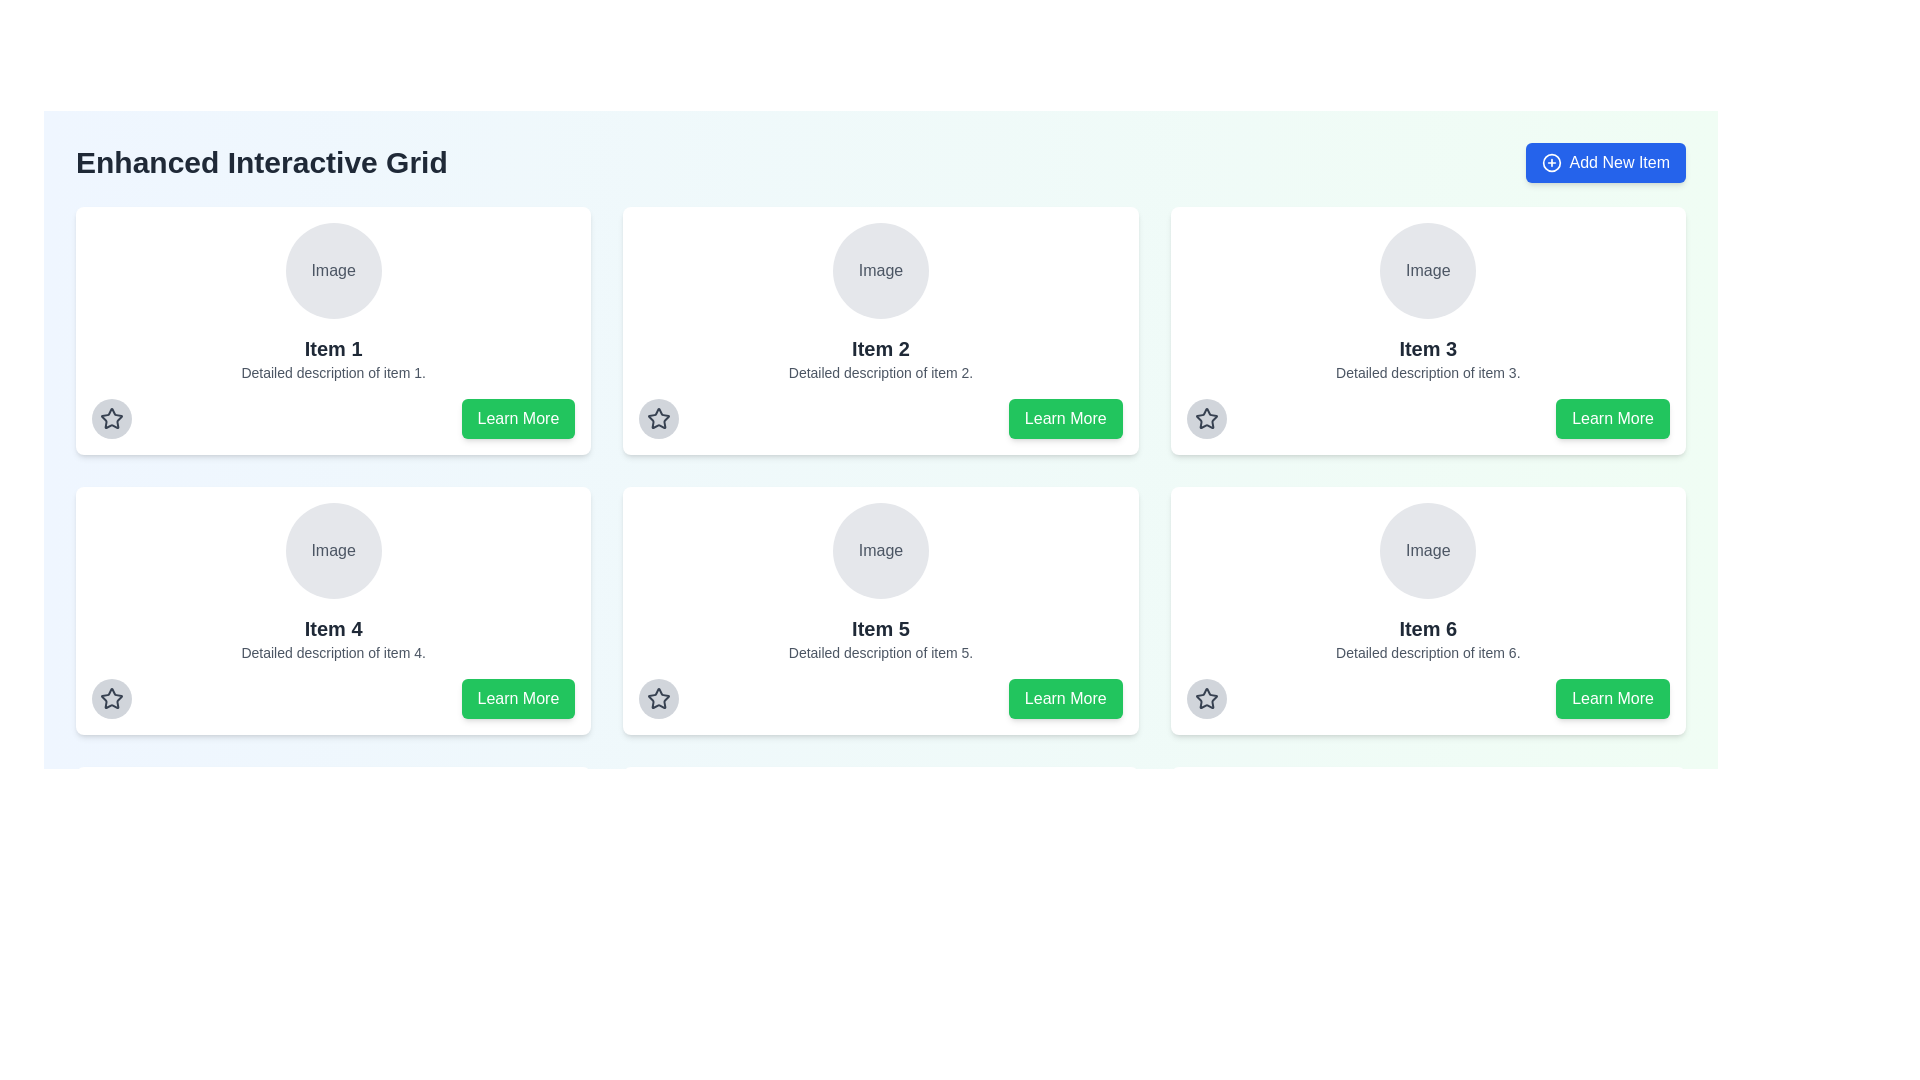 The image size is (1920, 1080). What do you see at coordinates (333, 551) in the screenshot?
I see `the Text Label in Item 4 card, located in the second row and first column, to read its content` at bounding box center [333, 551].